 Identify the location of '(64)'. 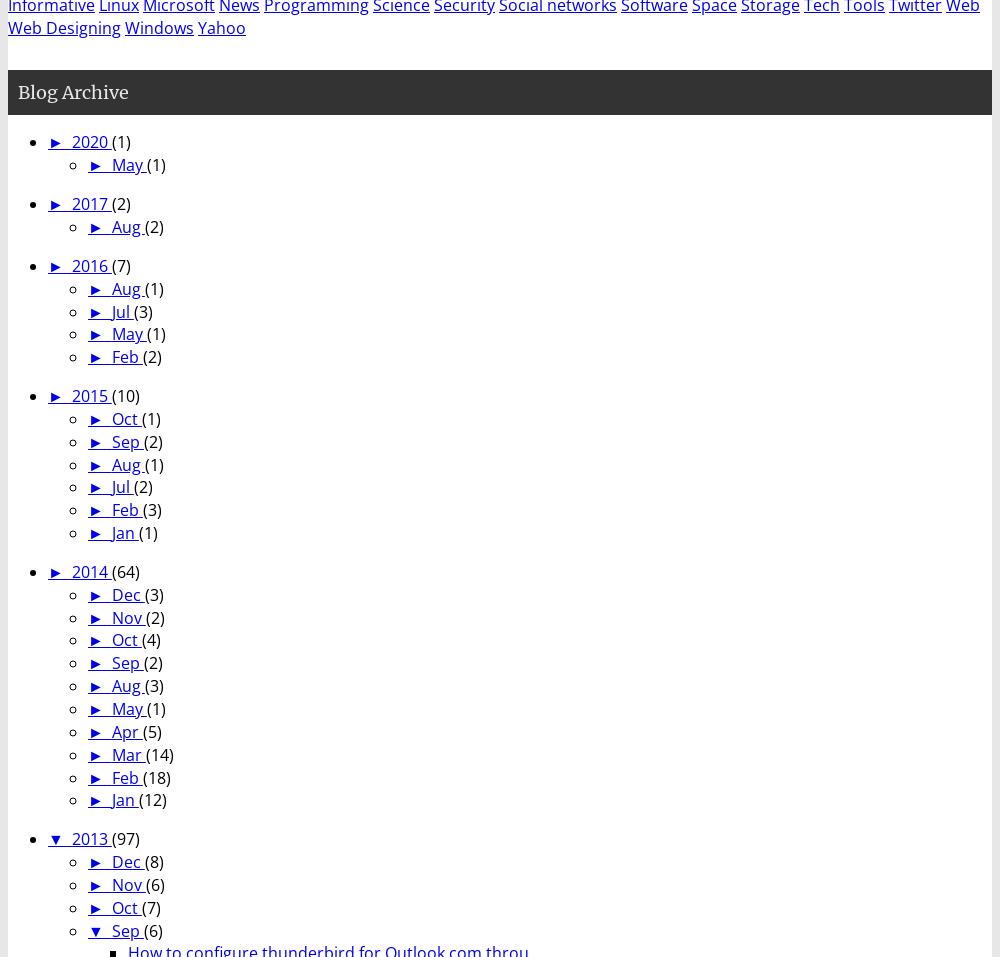
(110, 571).